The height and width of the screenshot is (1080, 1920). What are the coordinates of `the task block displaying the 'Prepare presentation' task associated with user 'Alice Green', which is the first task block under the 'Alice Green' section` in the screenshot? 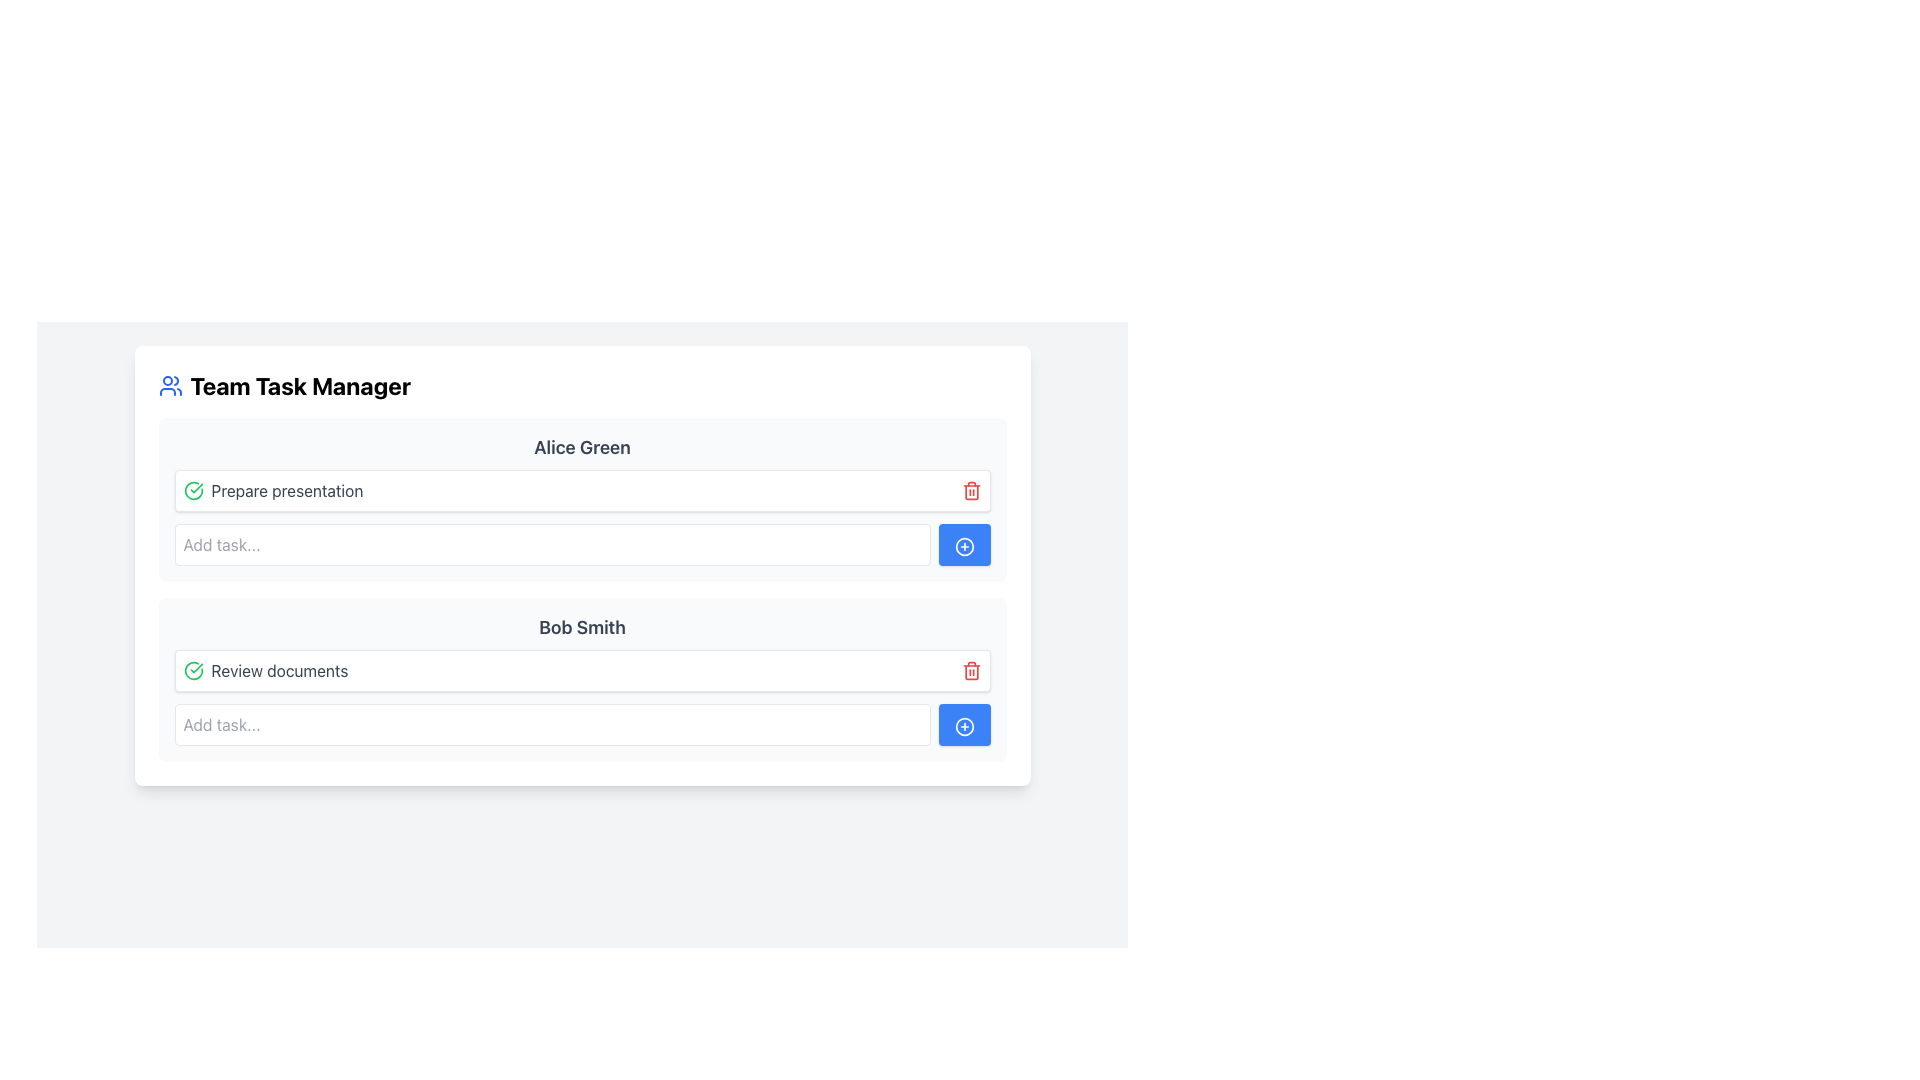 It's located at (581, 499).